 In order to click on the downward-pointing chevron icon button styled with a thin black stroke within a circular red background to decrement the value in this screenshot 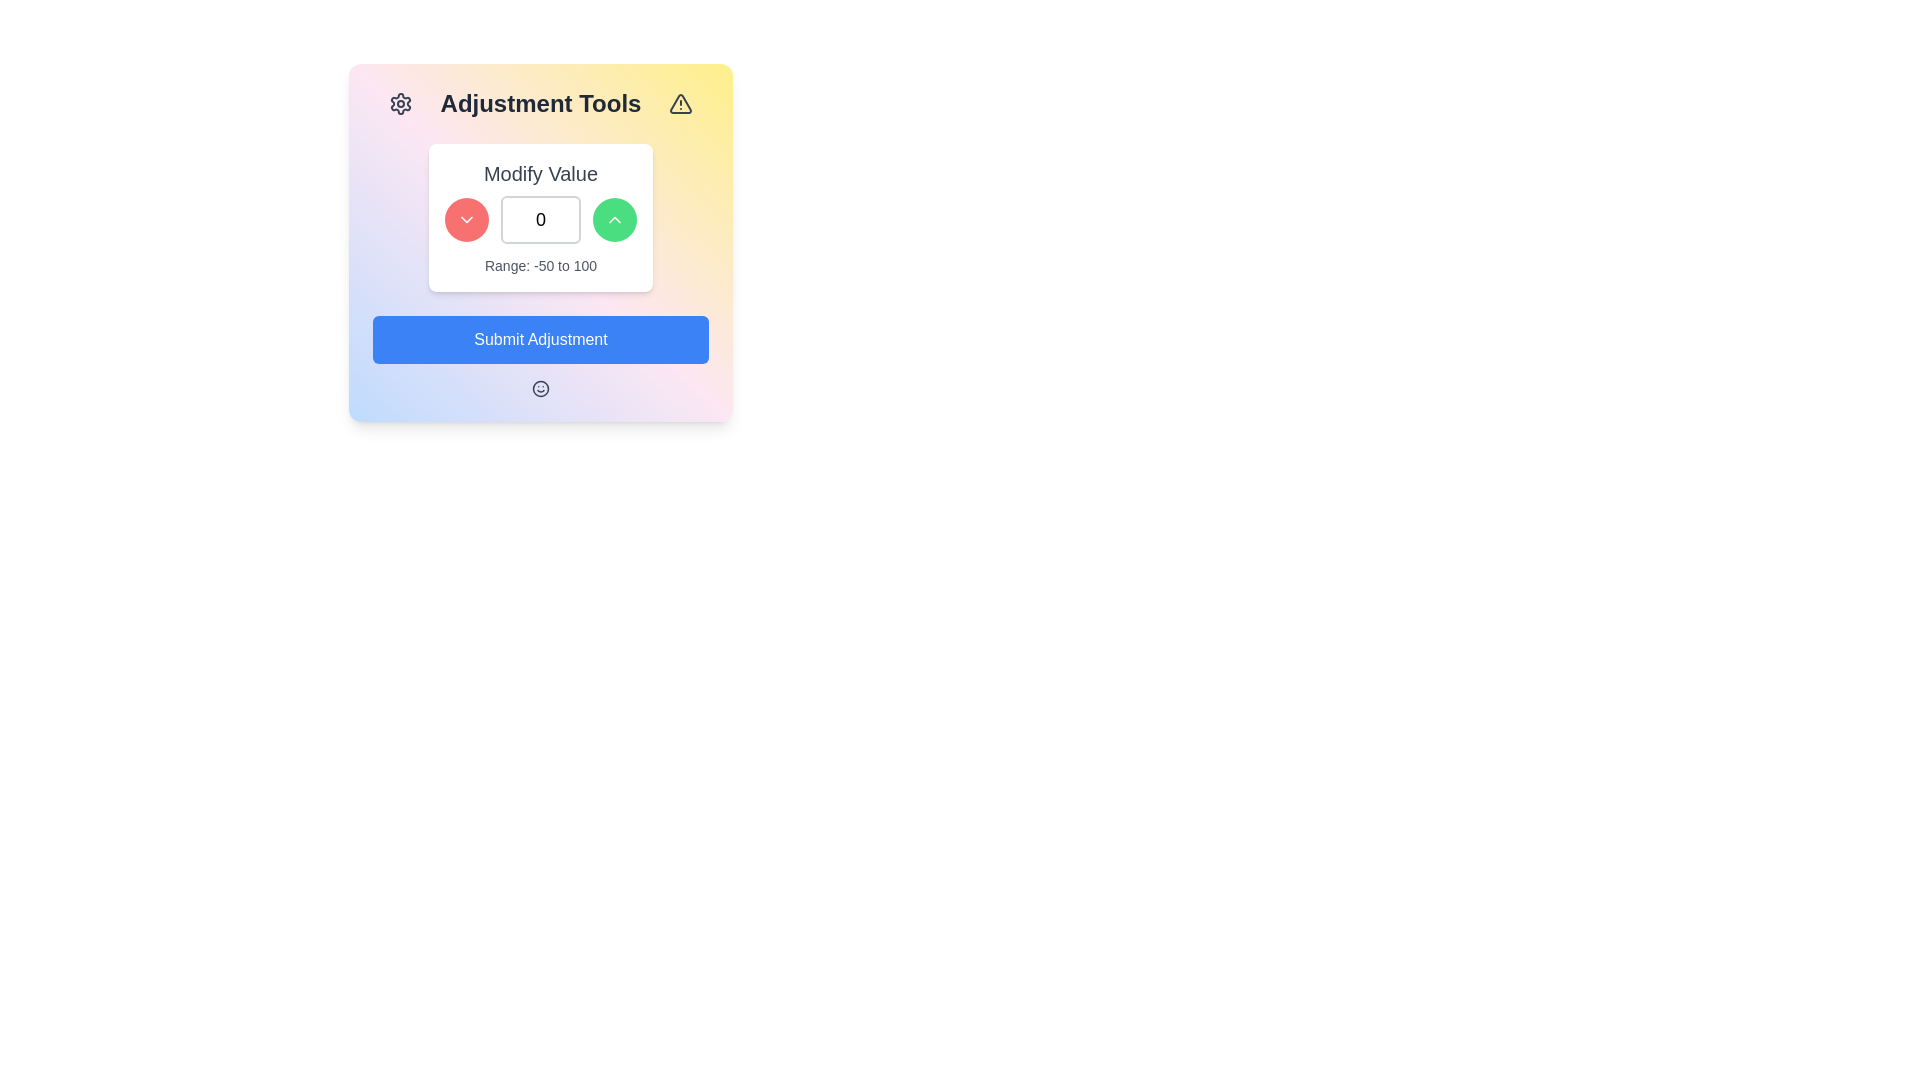, I will do `click(465, 219)`.